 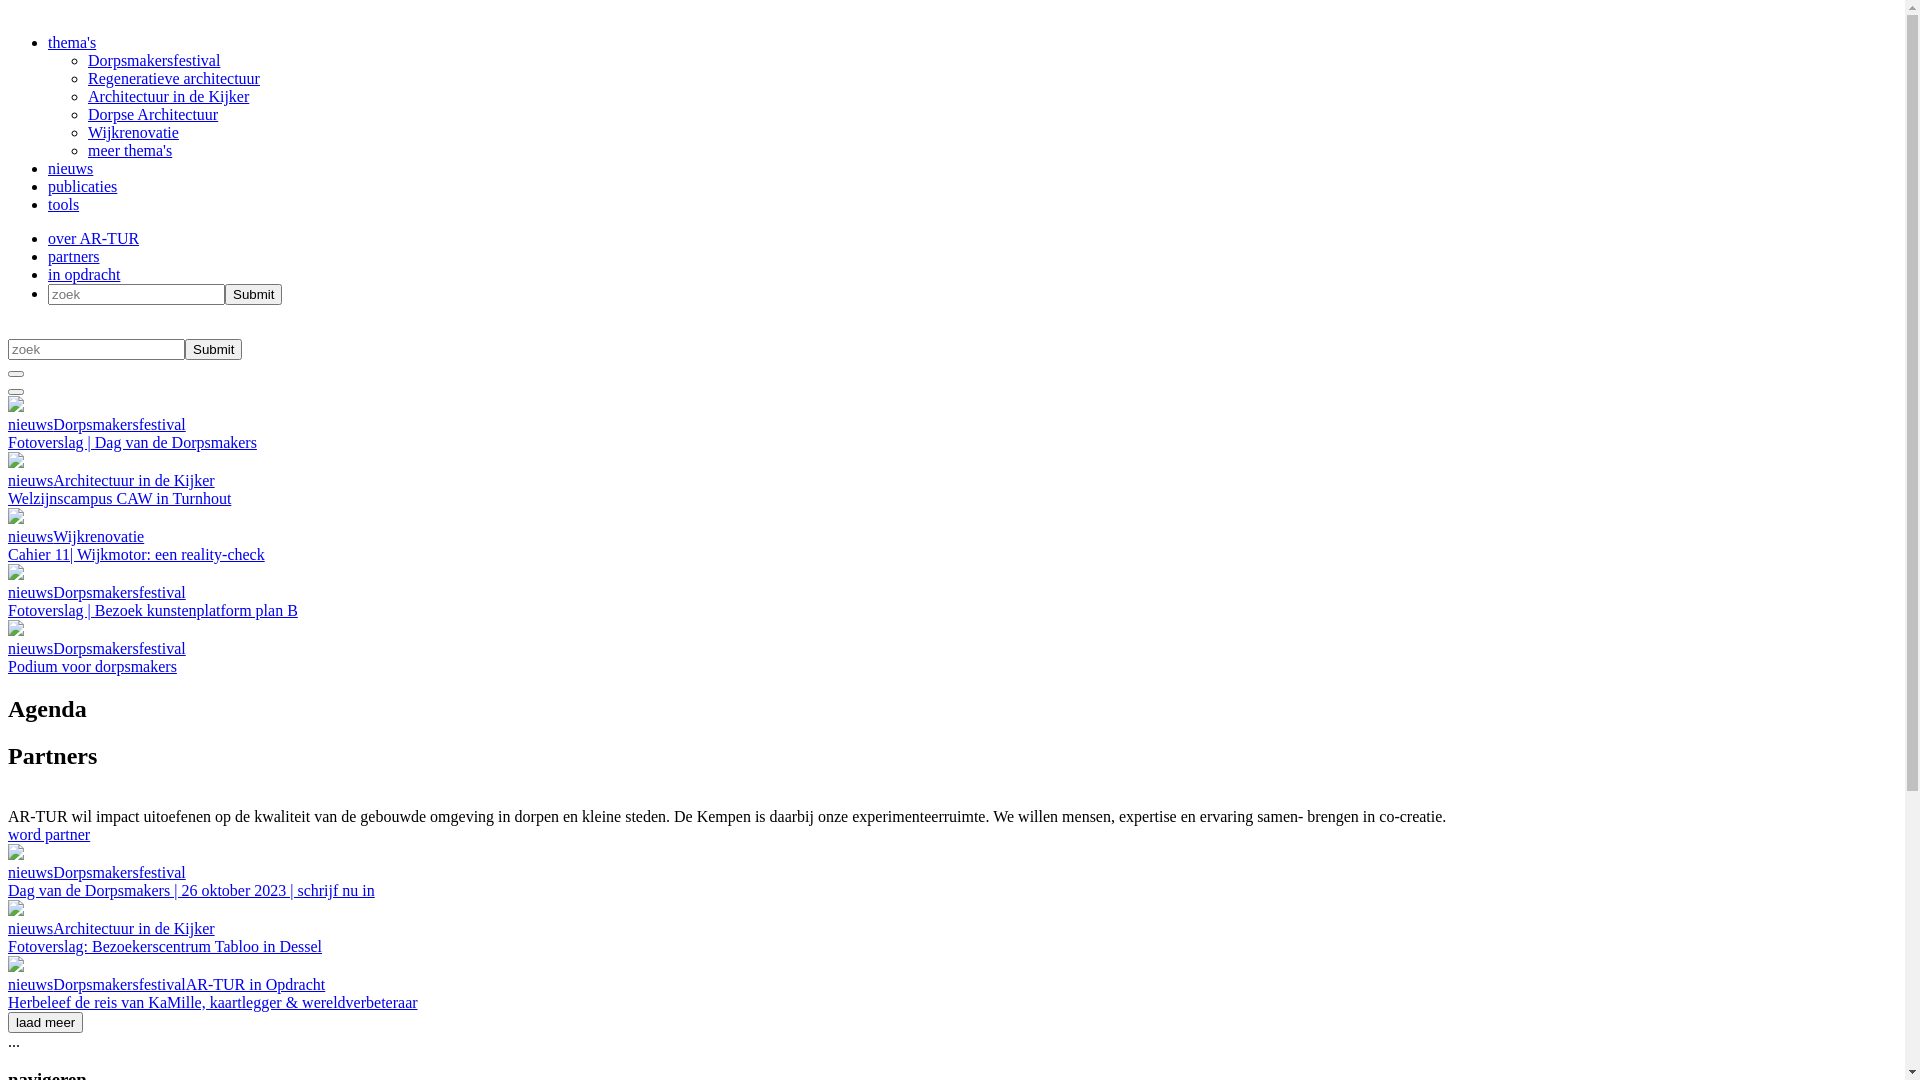 What do you see at coordinates (48, 255) in the screenshot?
I see `'partners'` at bounding box center [48, 255].